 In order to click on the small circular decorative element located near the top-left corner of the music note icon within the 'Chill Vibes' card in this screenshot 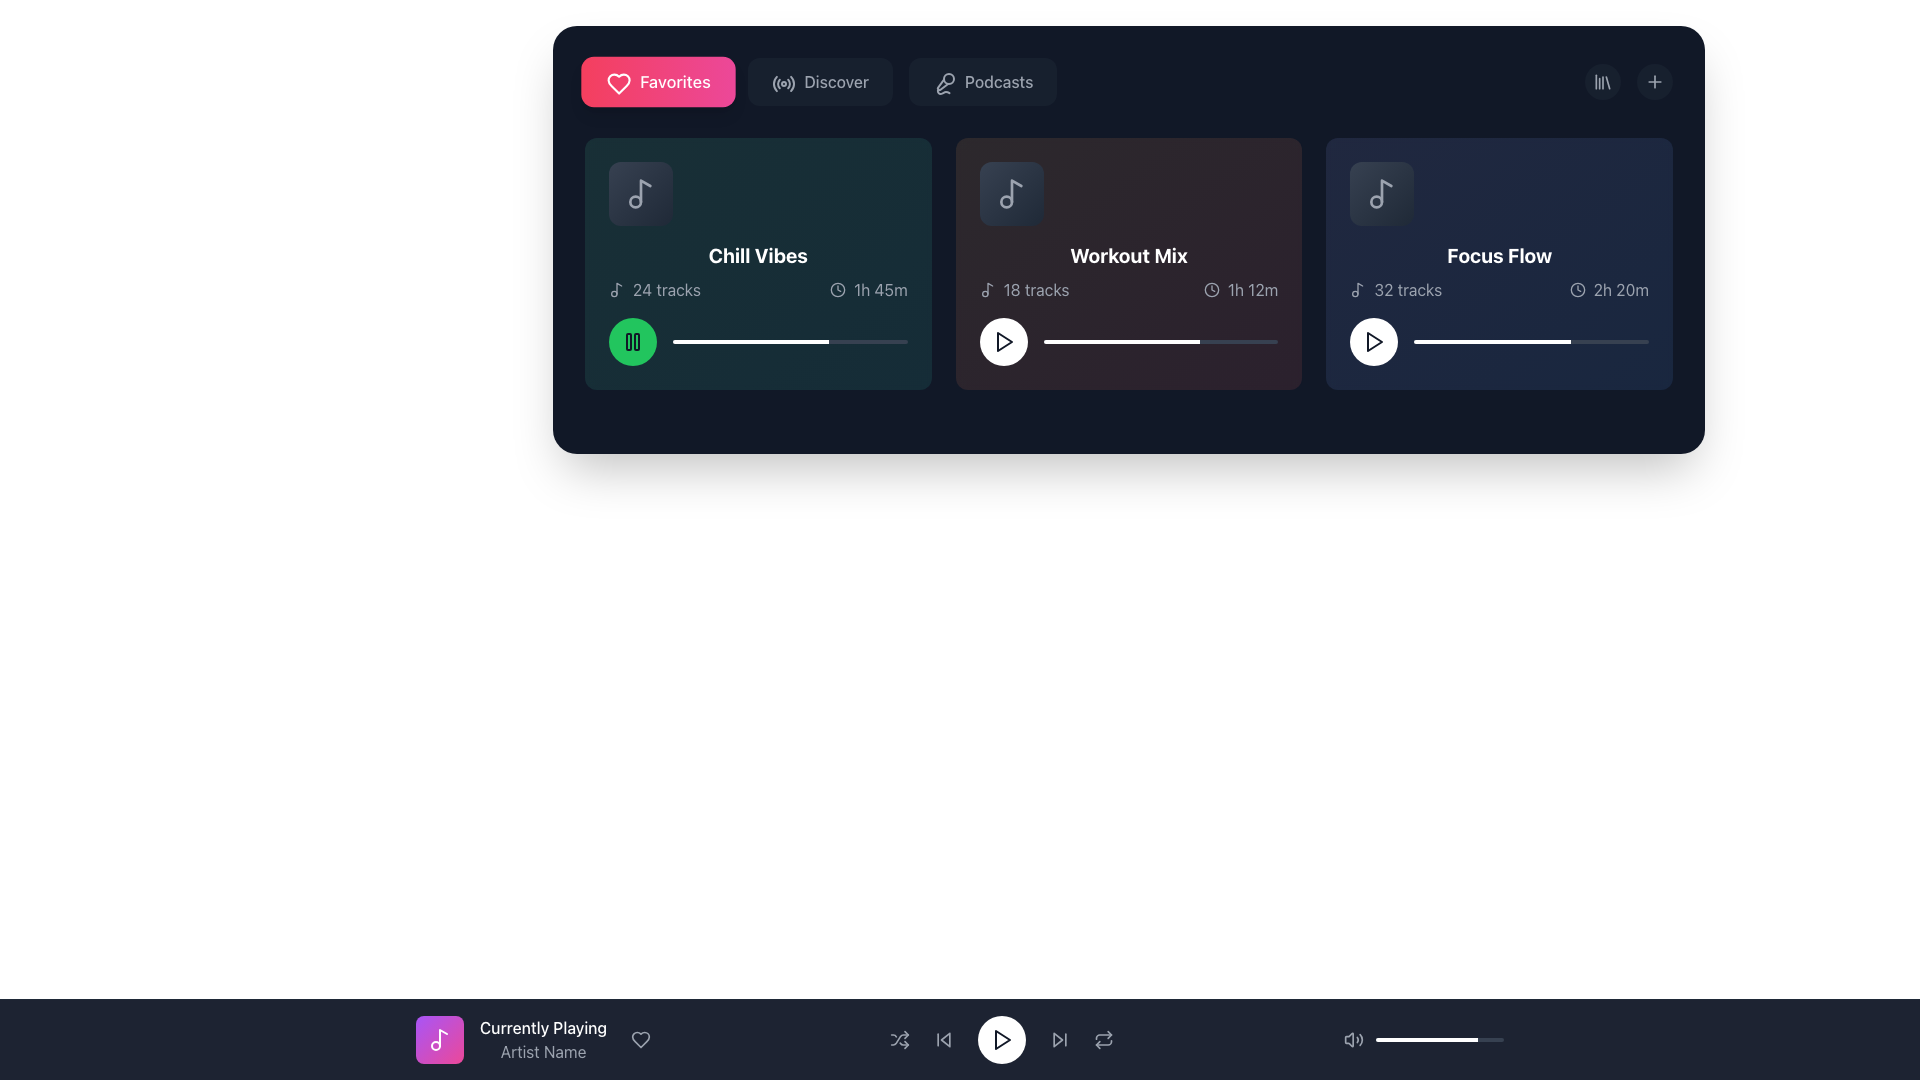, I will do `click(634, 201)`.